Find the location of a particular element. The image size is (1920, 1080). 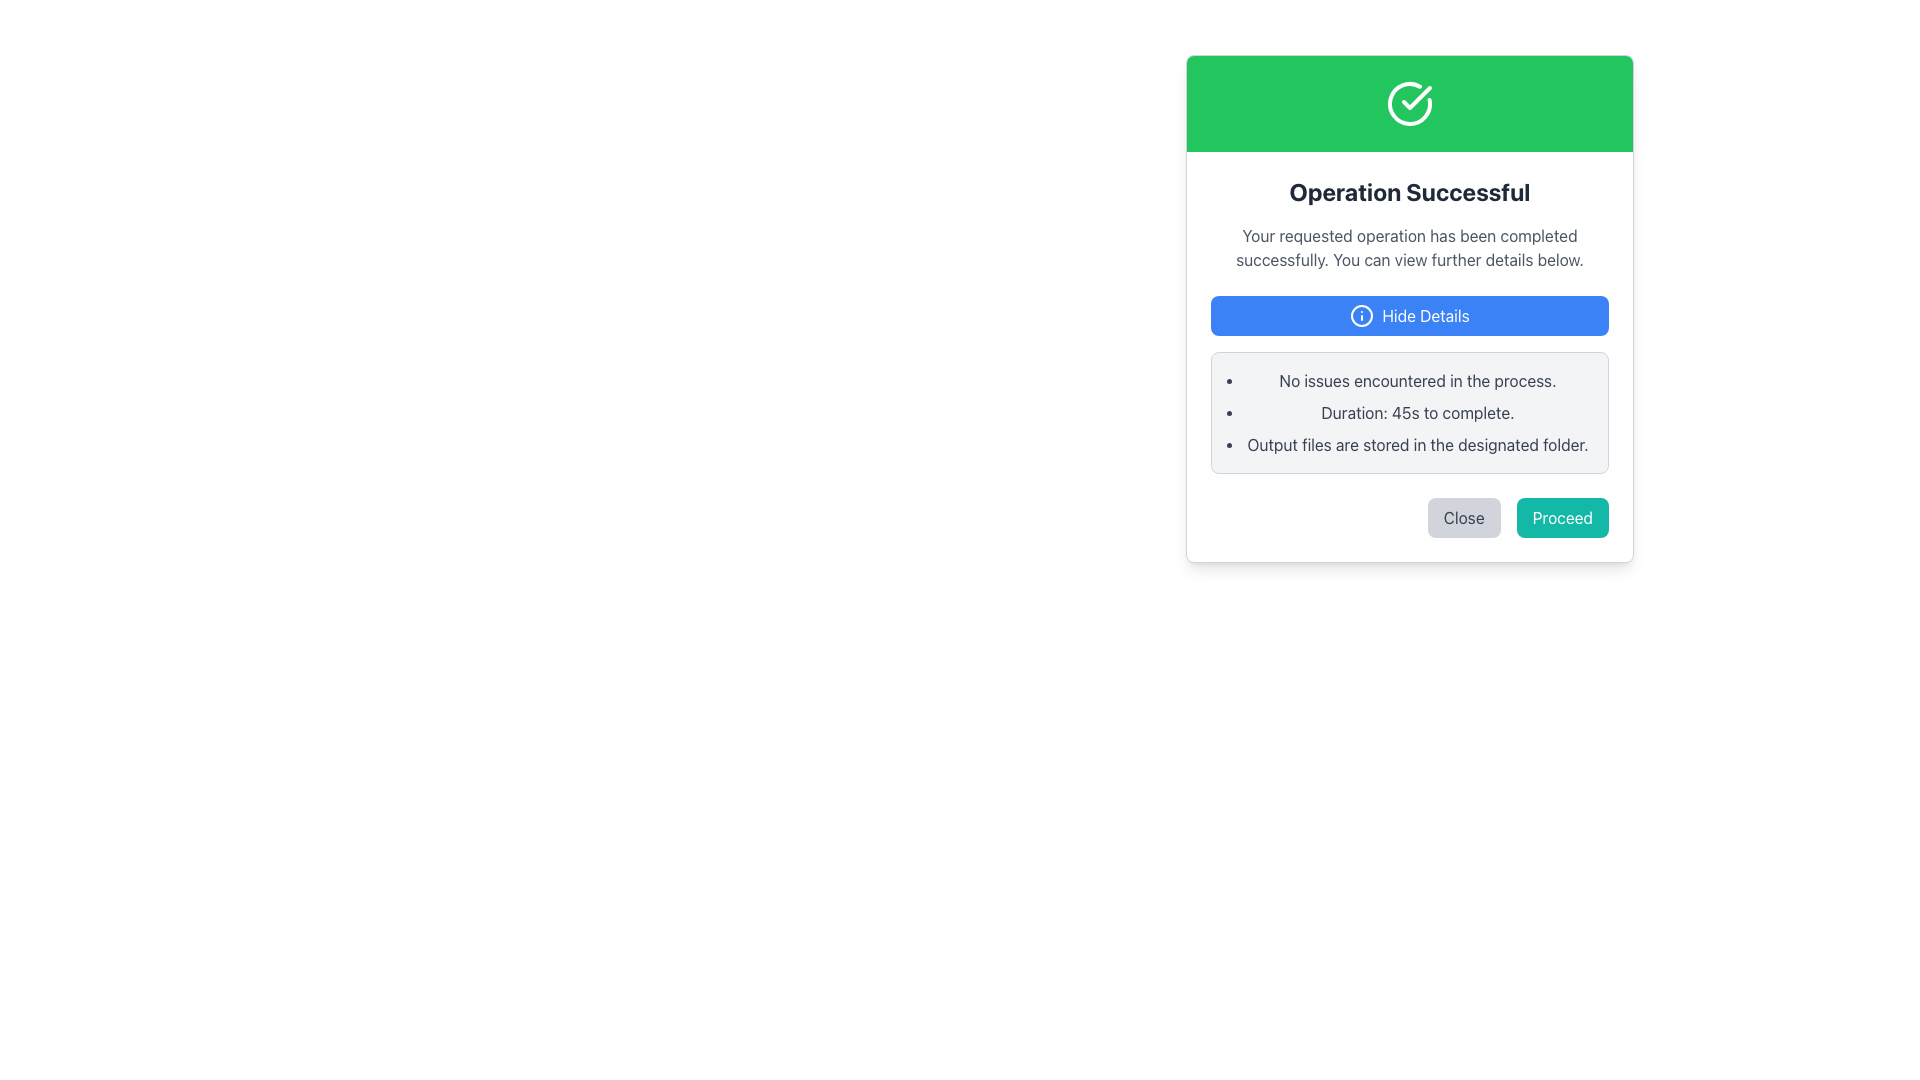

the button that collapses or hides detailed information displayed below it, observing the visual highlight effect is located at coordinates (1409, 315).